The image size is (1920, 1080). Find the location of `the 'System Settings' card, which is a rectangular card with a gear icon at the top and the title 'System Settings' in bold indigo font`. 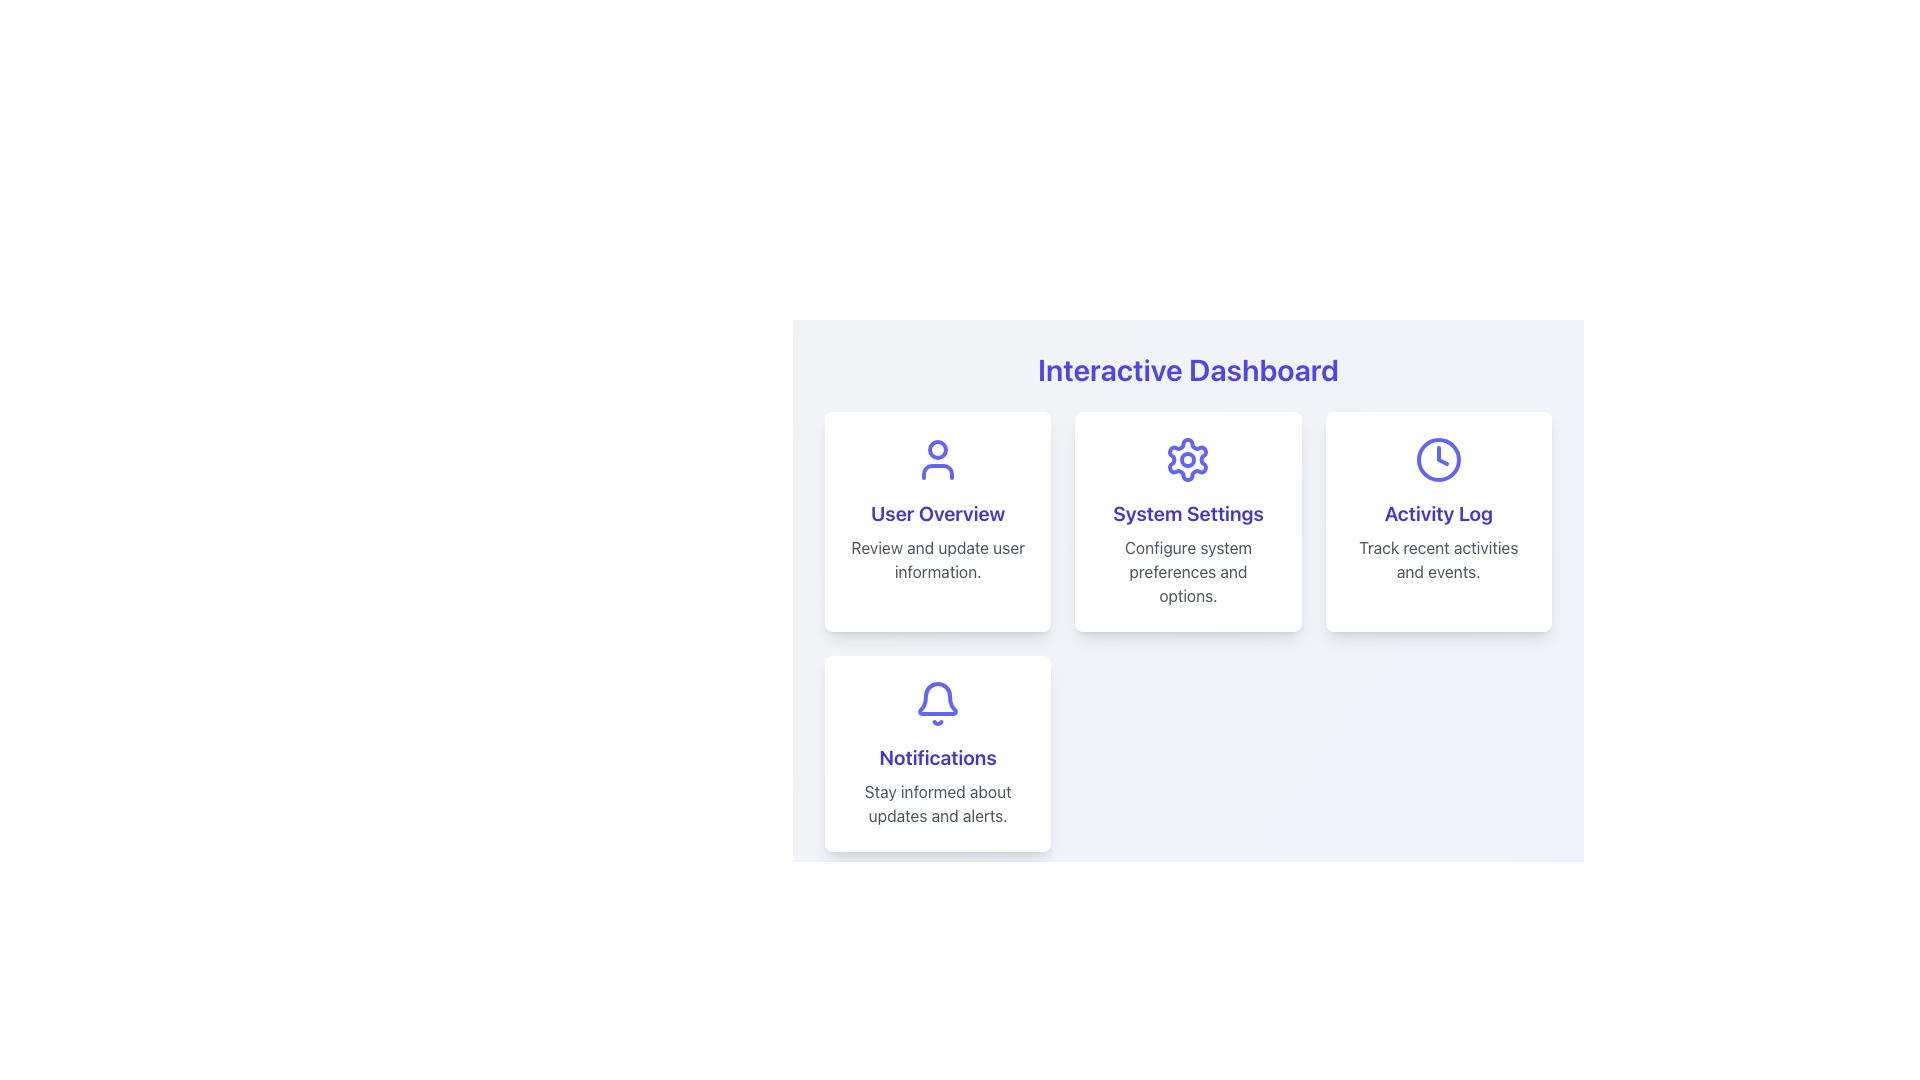

the 'System Settings' card, which is a rectangular card with a gear icon at the top and the title 'System Settings' in bold indigo font is located at coordinates (1188, 520).